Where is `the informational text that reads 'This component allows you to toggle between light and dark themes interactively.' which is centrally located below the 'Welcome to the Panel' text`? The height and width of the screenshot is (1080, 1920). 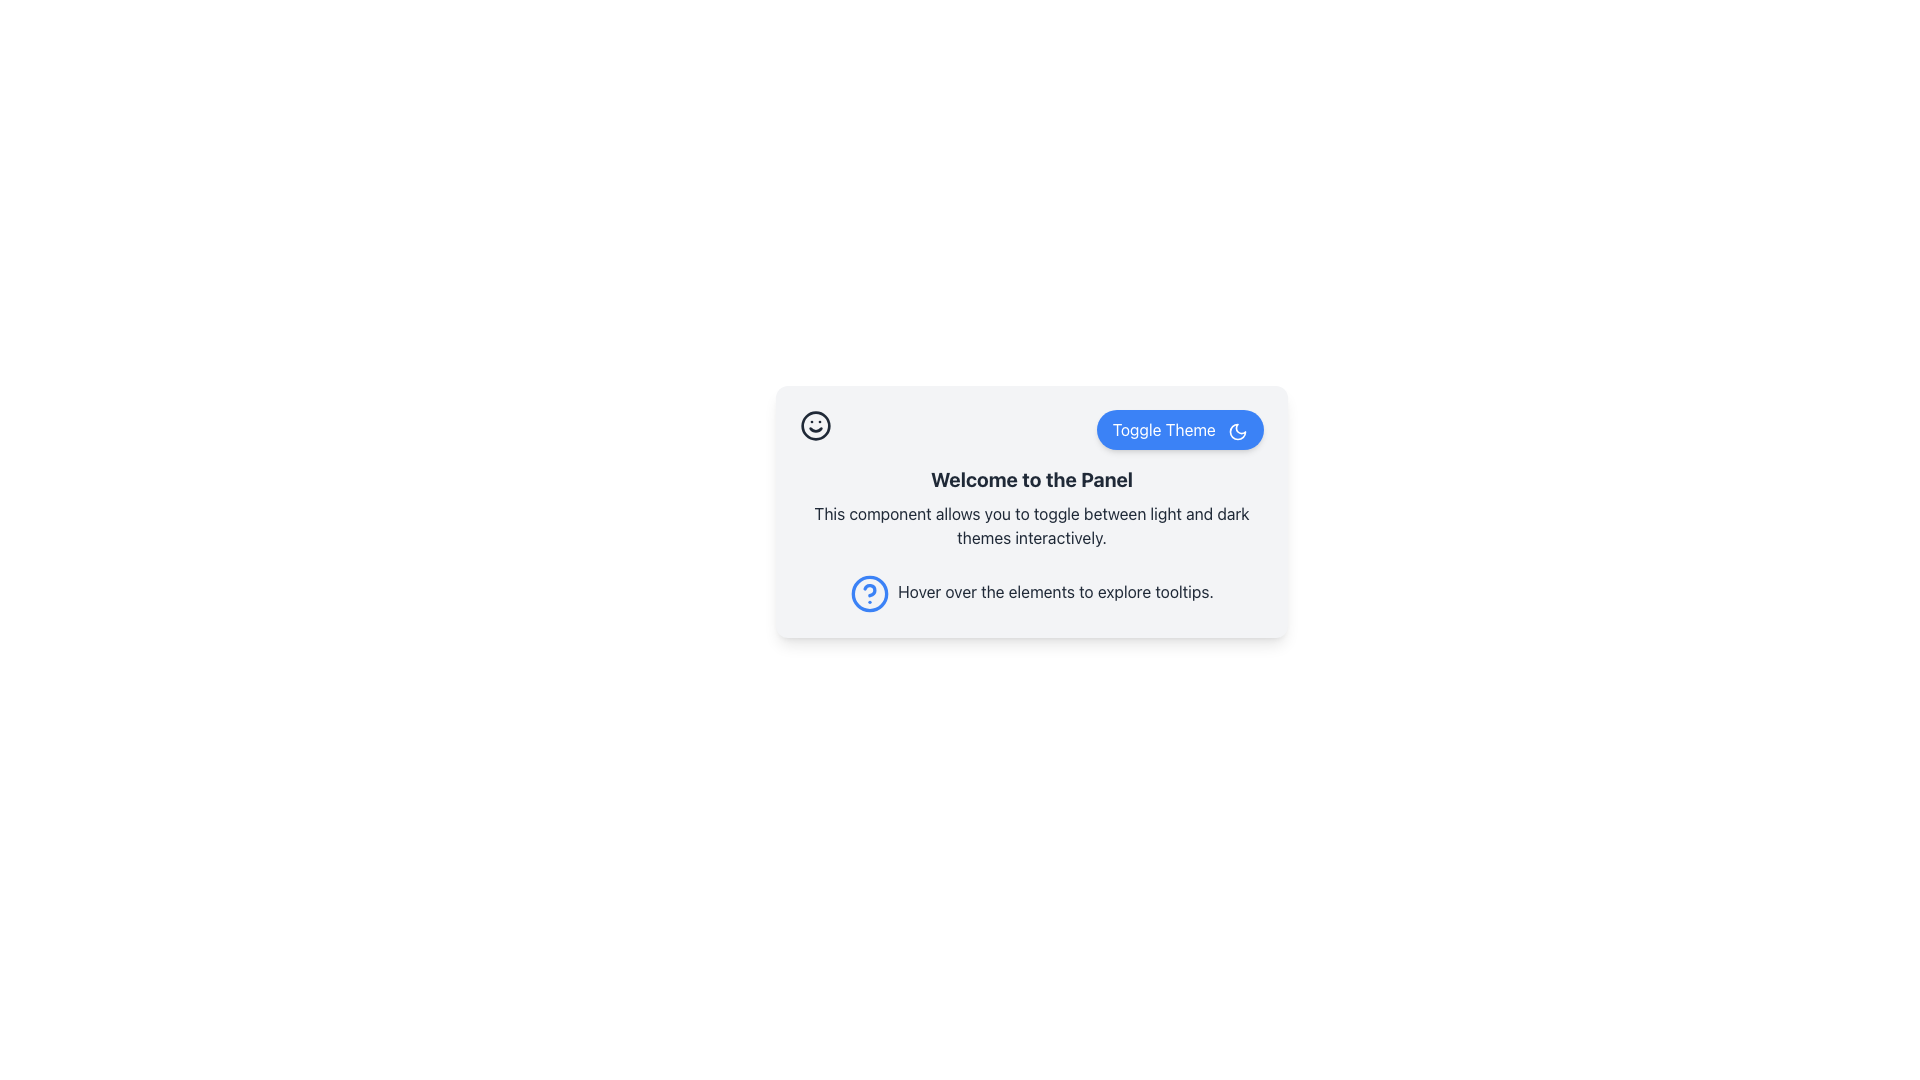
the informational text that reads 'This component allows you to toggle between light and dark themes interactively.' which is centrally located below the 'Welcome to the Panel' text is located at coordinates (1032, 524).